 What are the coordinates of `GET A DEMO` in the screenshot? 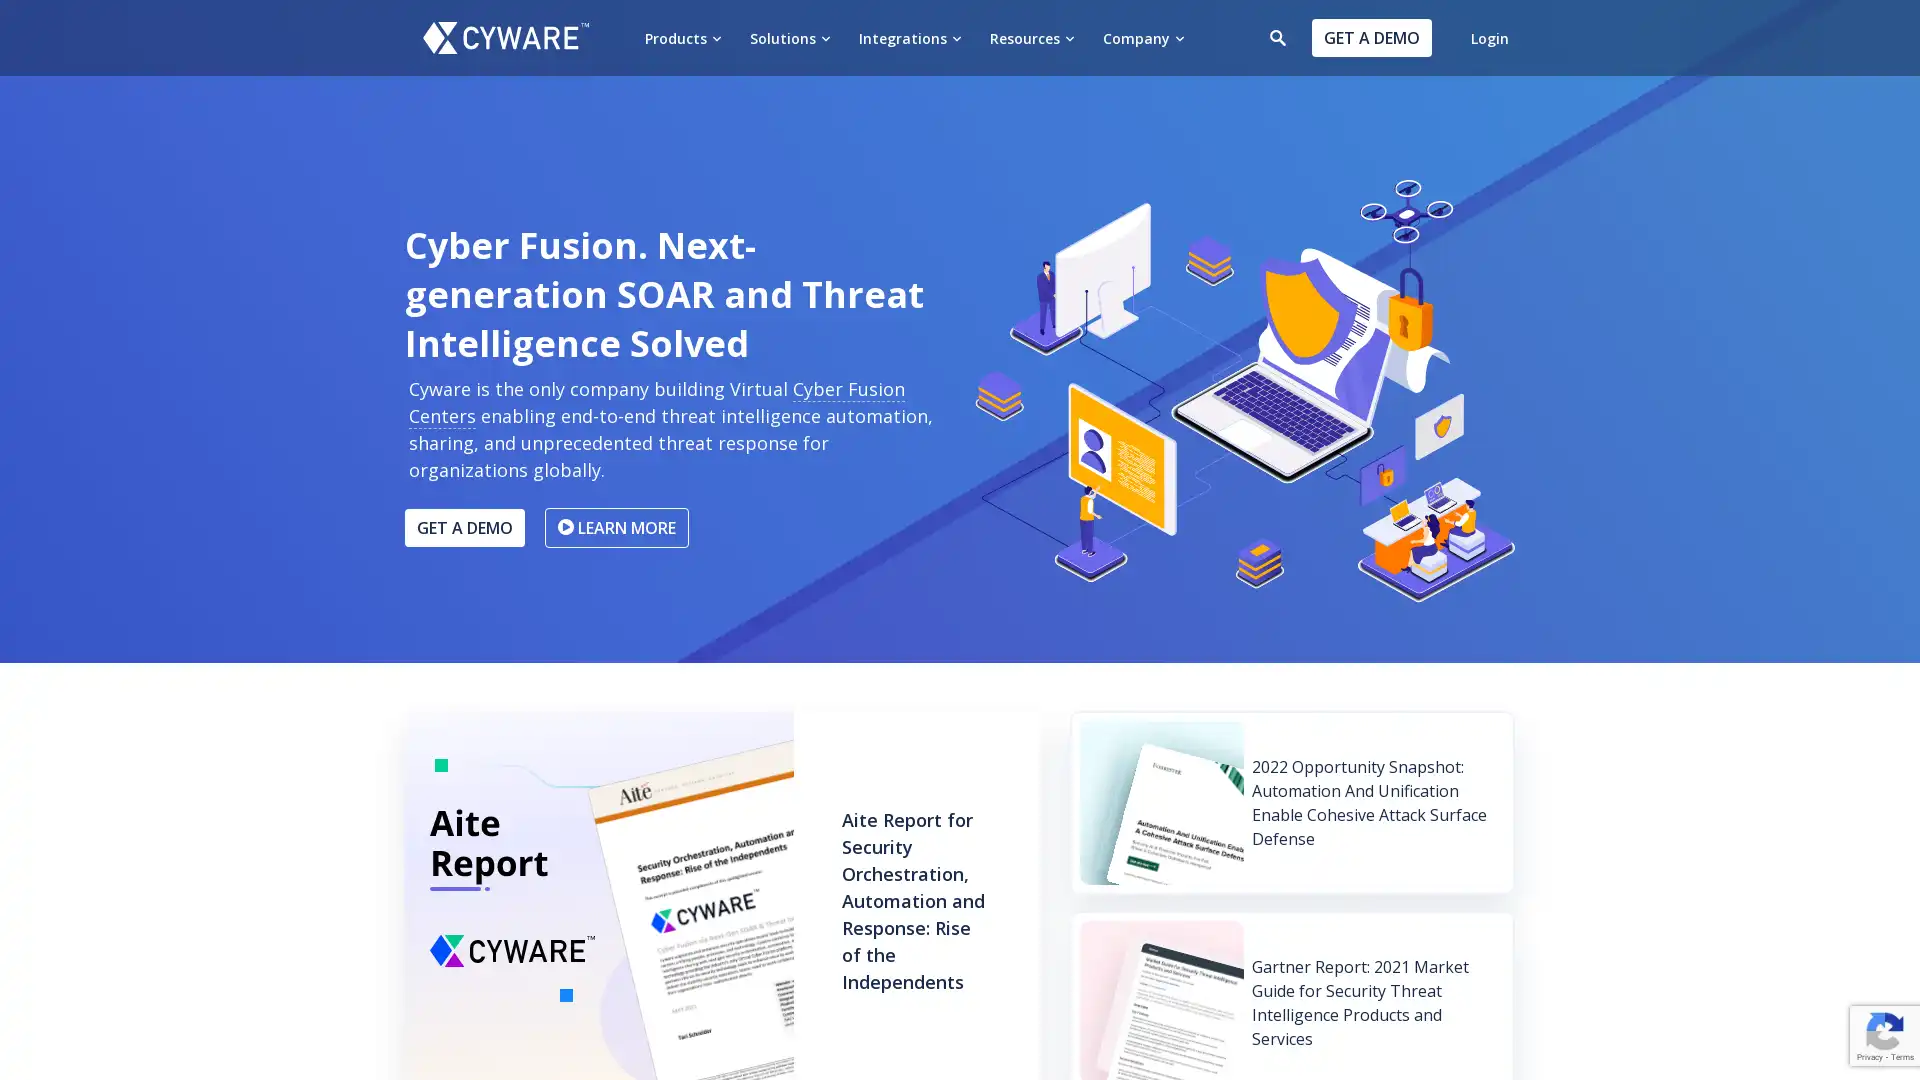 It's located at (464, 526).